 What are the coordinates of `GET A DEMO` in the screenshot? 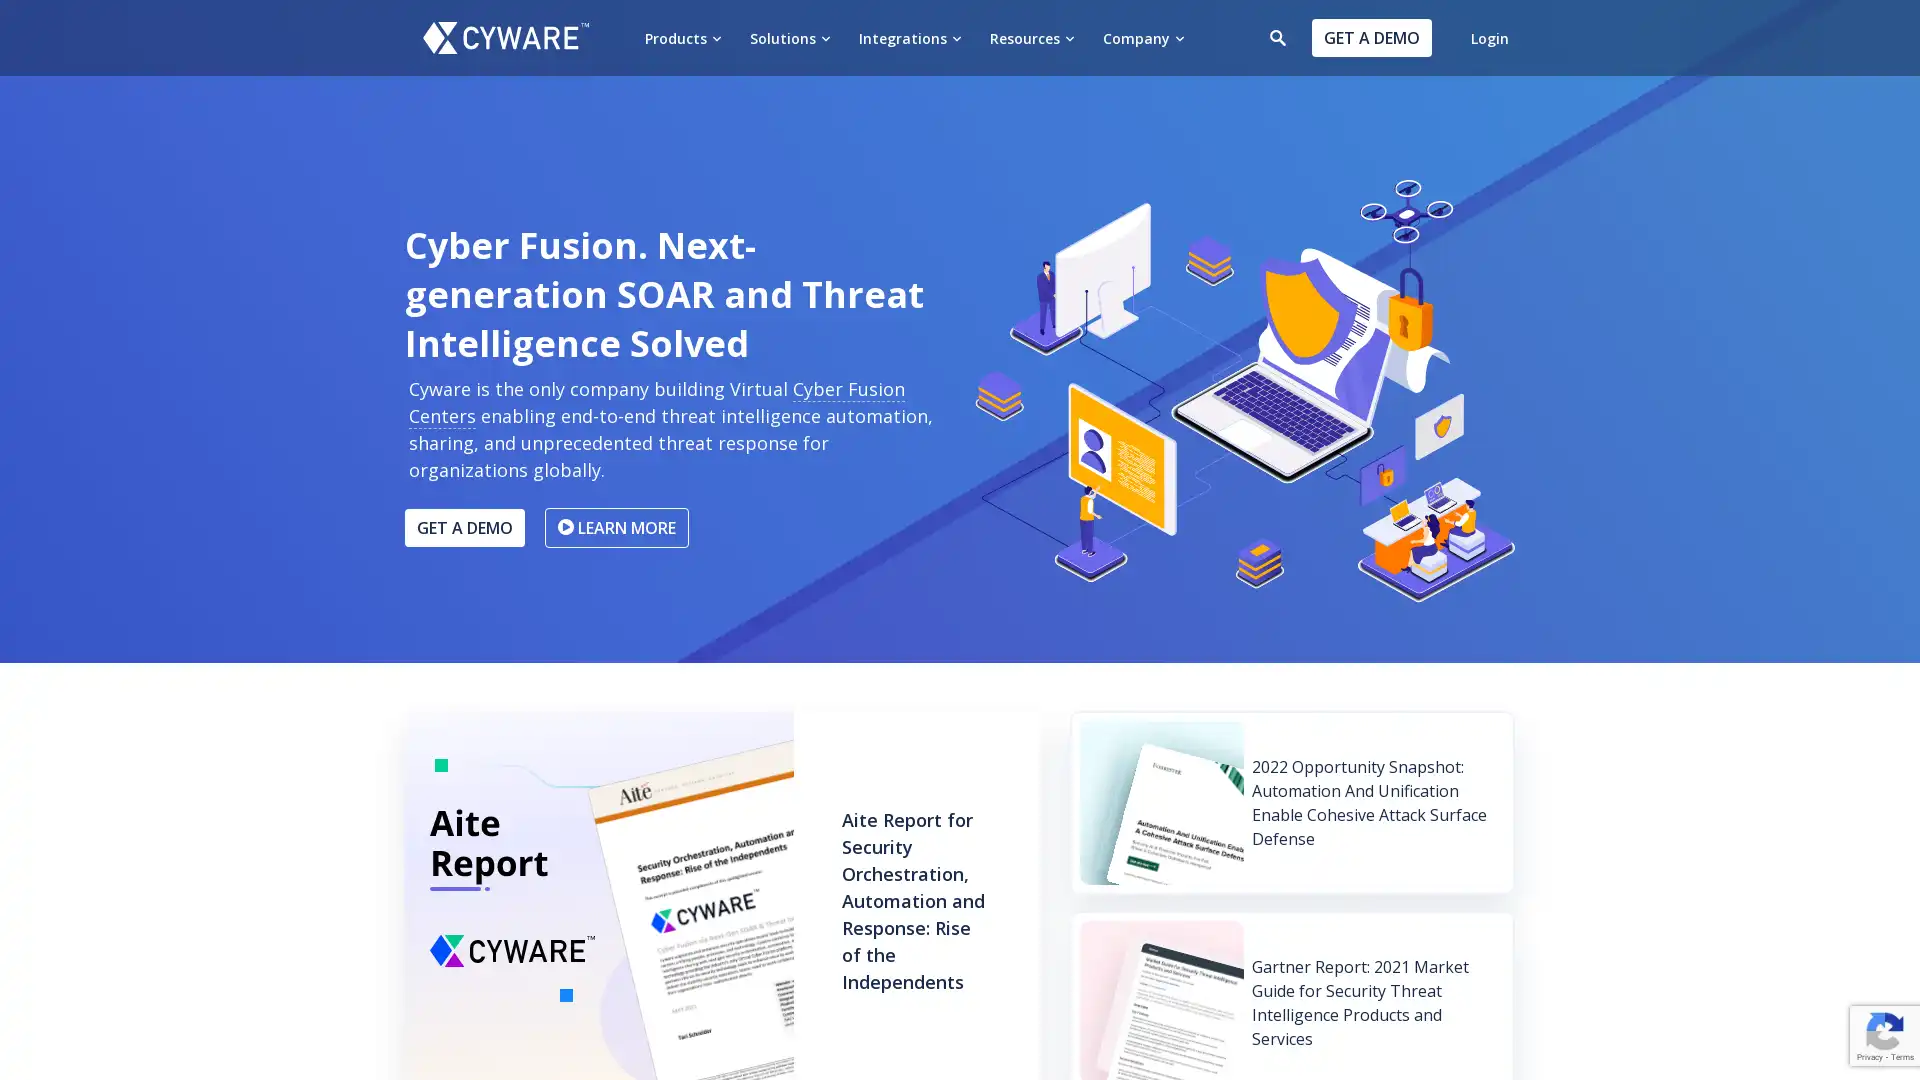 It's located at (464, 526).